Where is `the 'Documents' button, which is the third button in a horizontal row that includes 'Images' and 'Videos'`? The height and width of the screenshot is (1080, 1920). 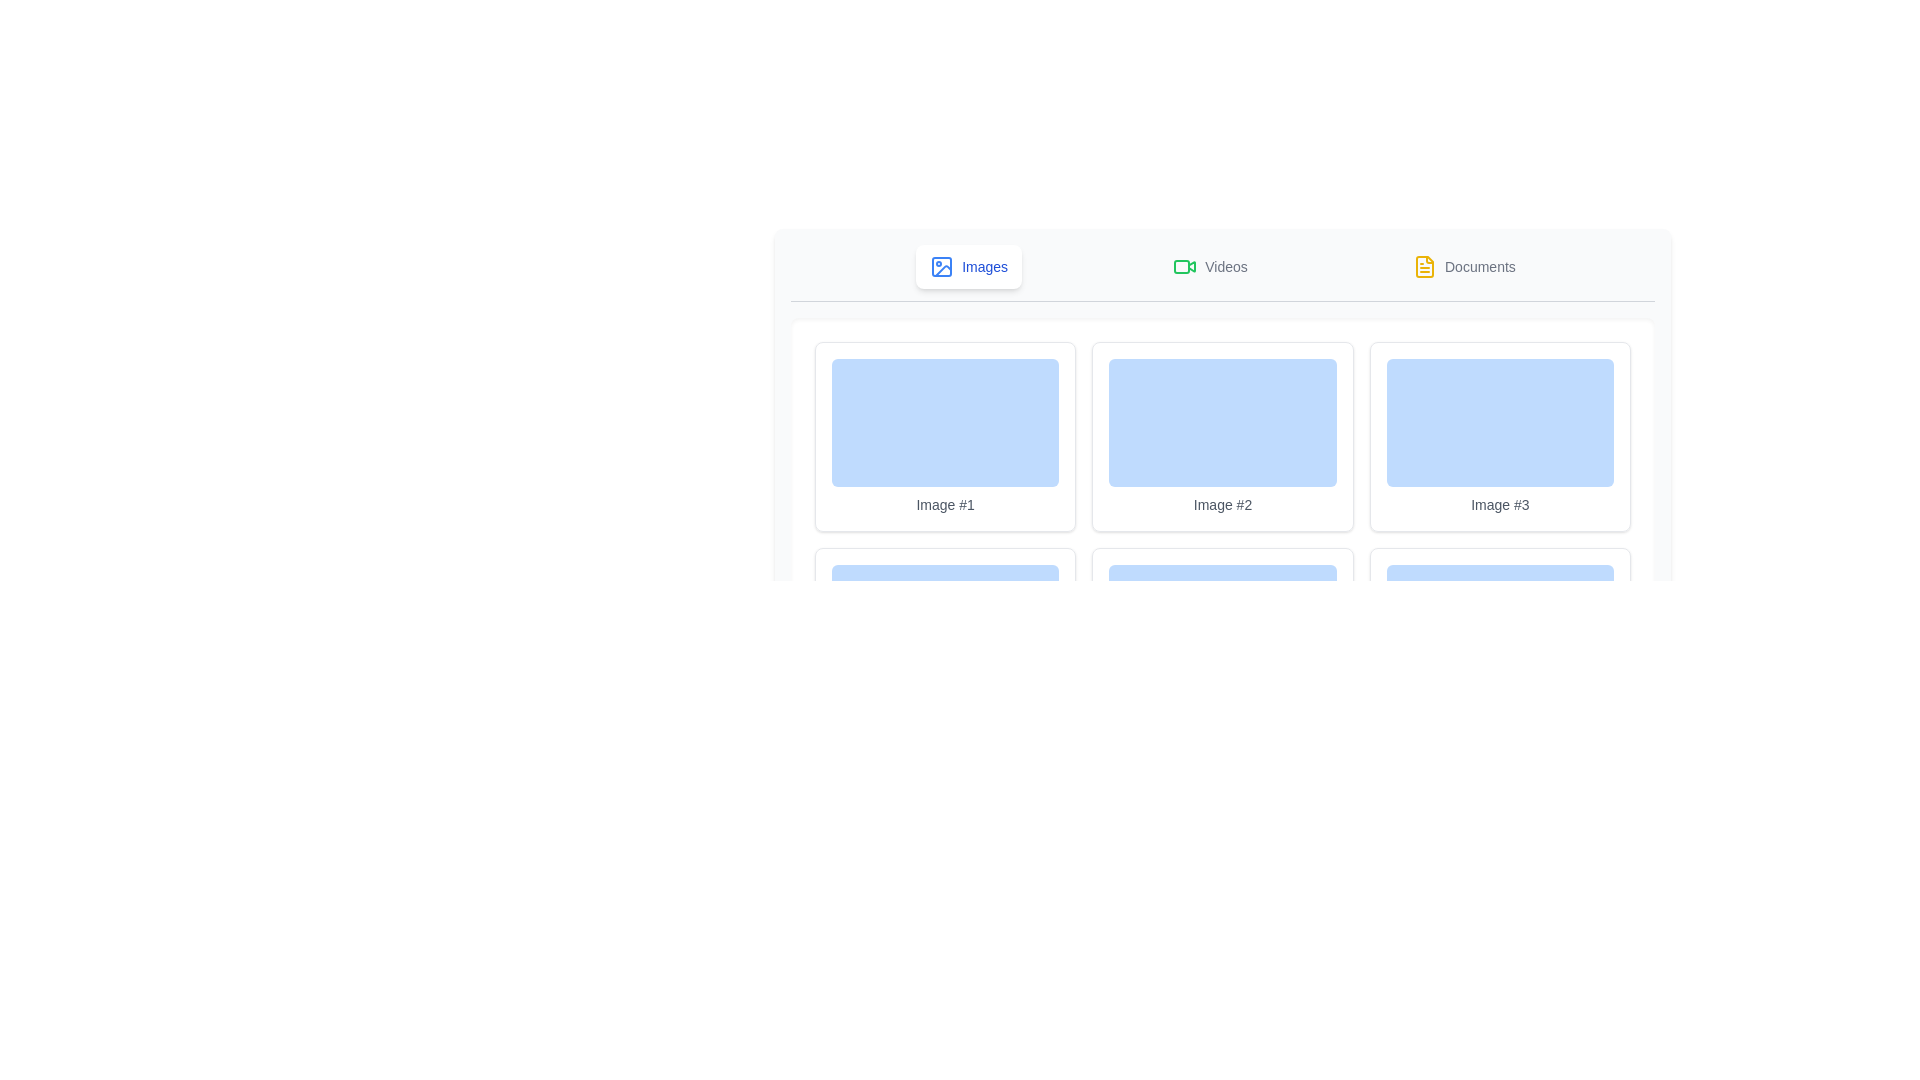
the 'Documents' button, which is the third button in a horizontal row that includes 'Images' and 'Videos' is located at coordinates (1464, 265).